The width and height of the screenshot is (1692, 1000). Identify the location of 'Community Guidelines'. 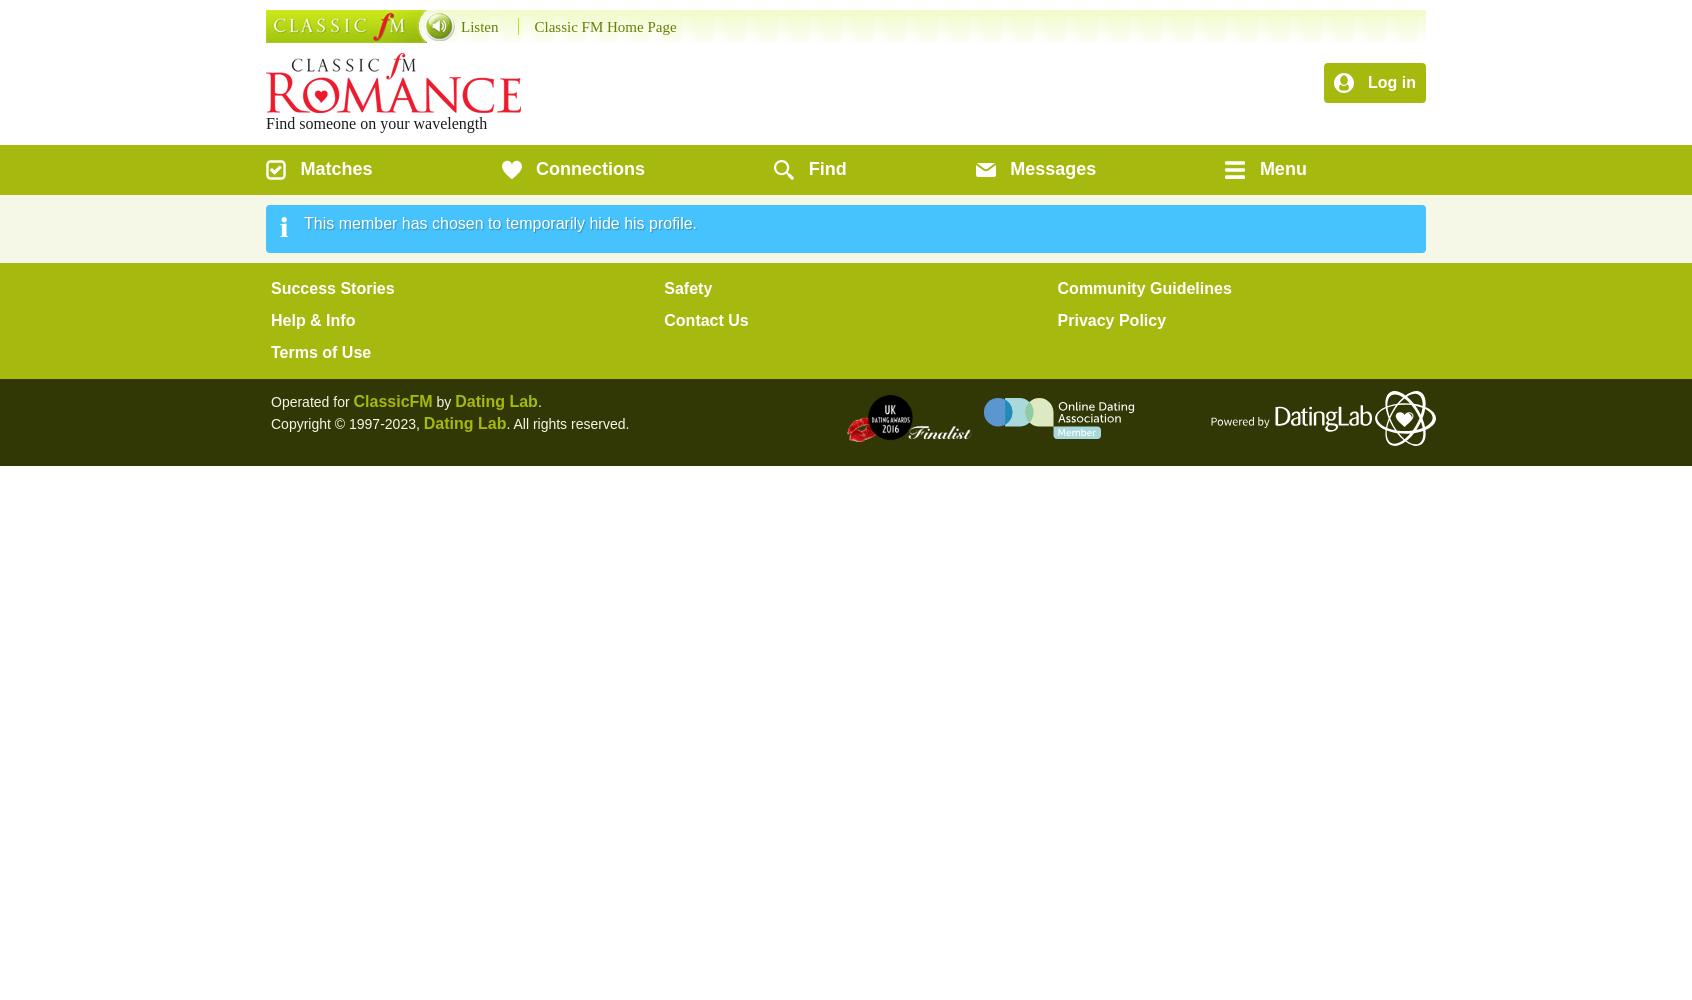
(1142, 288).